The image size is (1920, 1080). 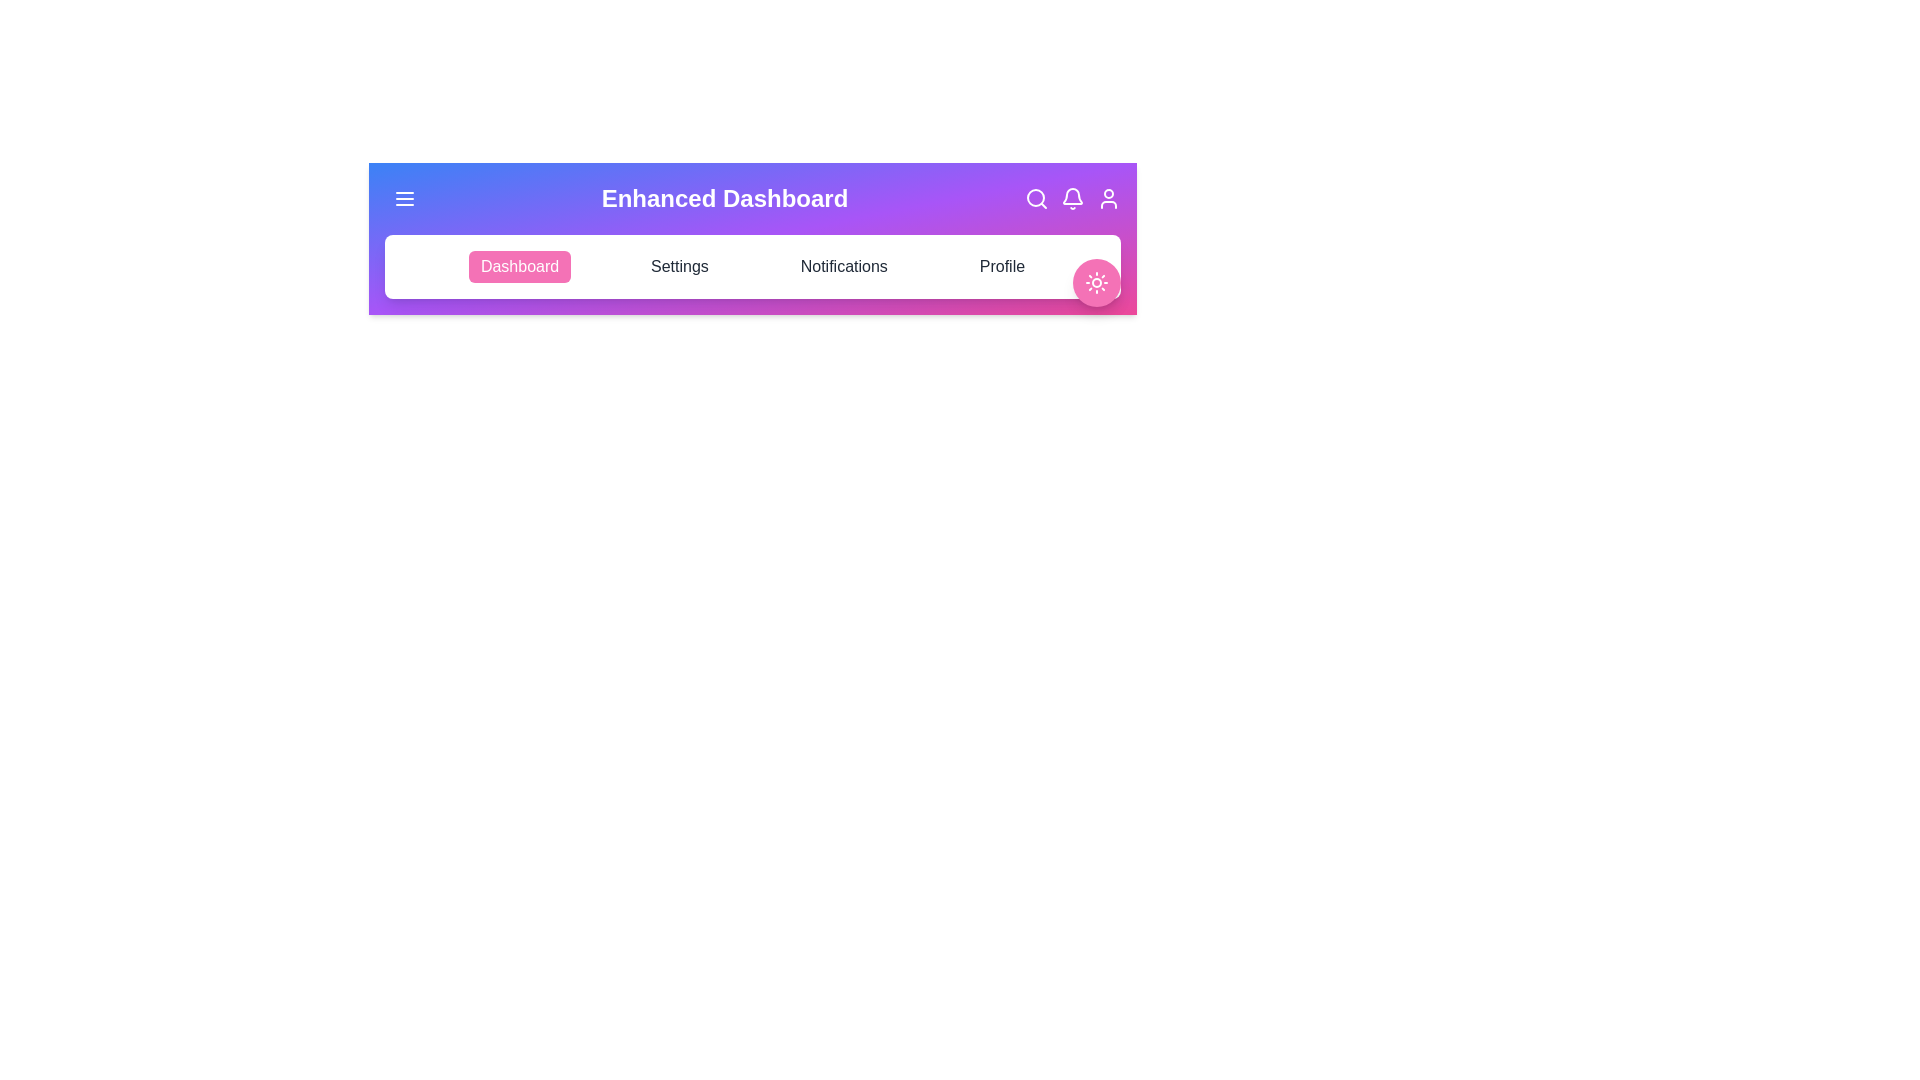 What do you see at coordinates (519, 265) in the screenshot?
I see `the tab named Dashboard in the navigation bar` at bounding box center [519, 265].